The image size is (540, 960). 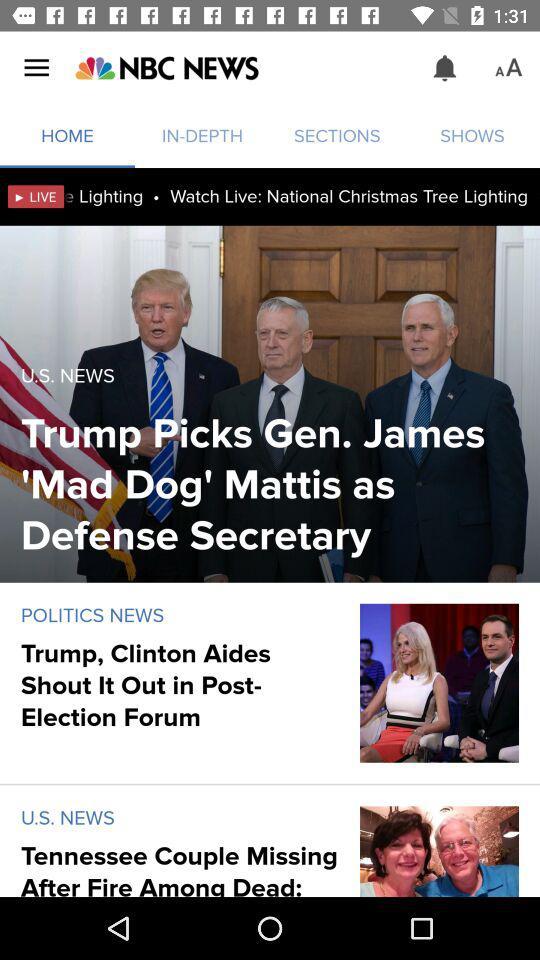 What do you see at coordinates (508, 68) in the screenshot?
I see `the font icon` at bounding box center [508, 68].